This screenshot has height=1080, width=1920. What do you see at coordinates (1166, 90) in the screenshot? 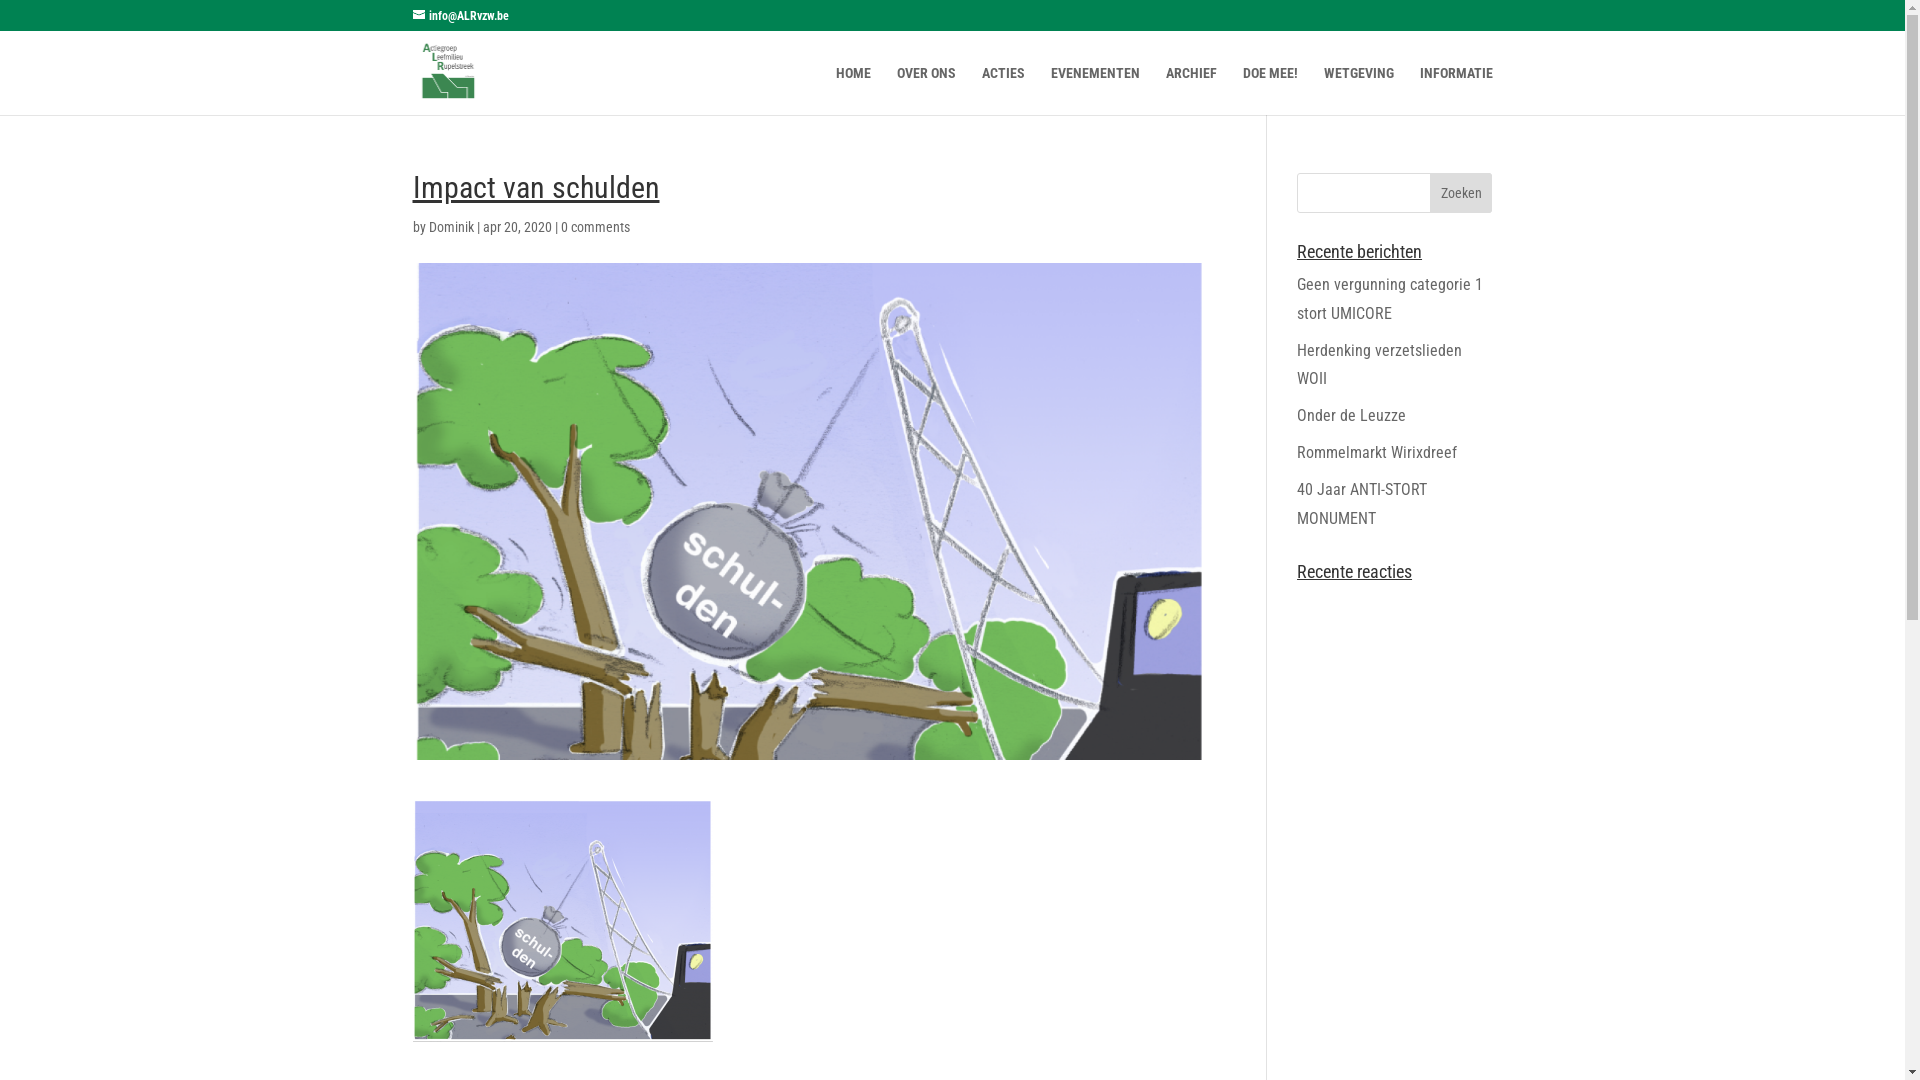
I see `'ARCHIEF'` at bounding box center [1166, 90].